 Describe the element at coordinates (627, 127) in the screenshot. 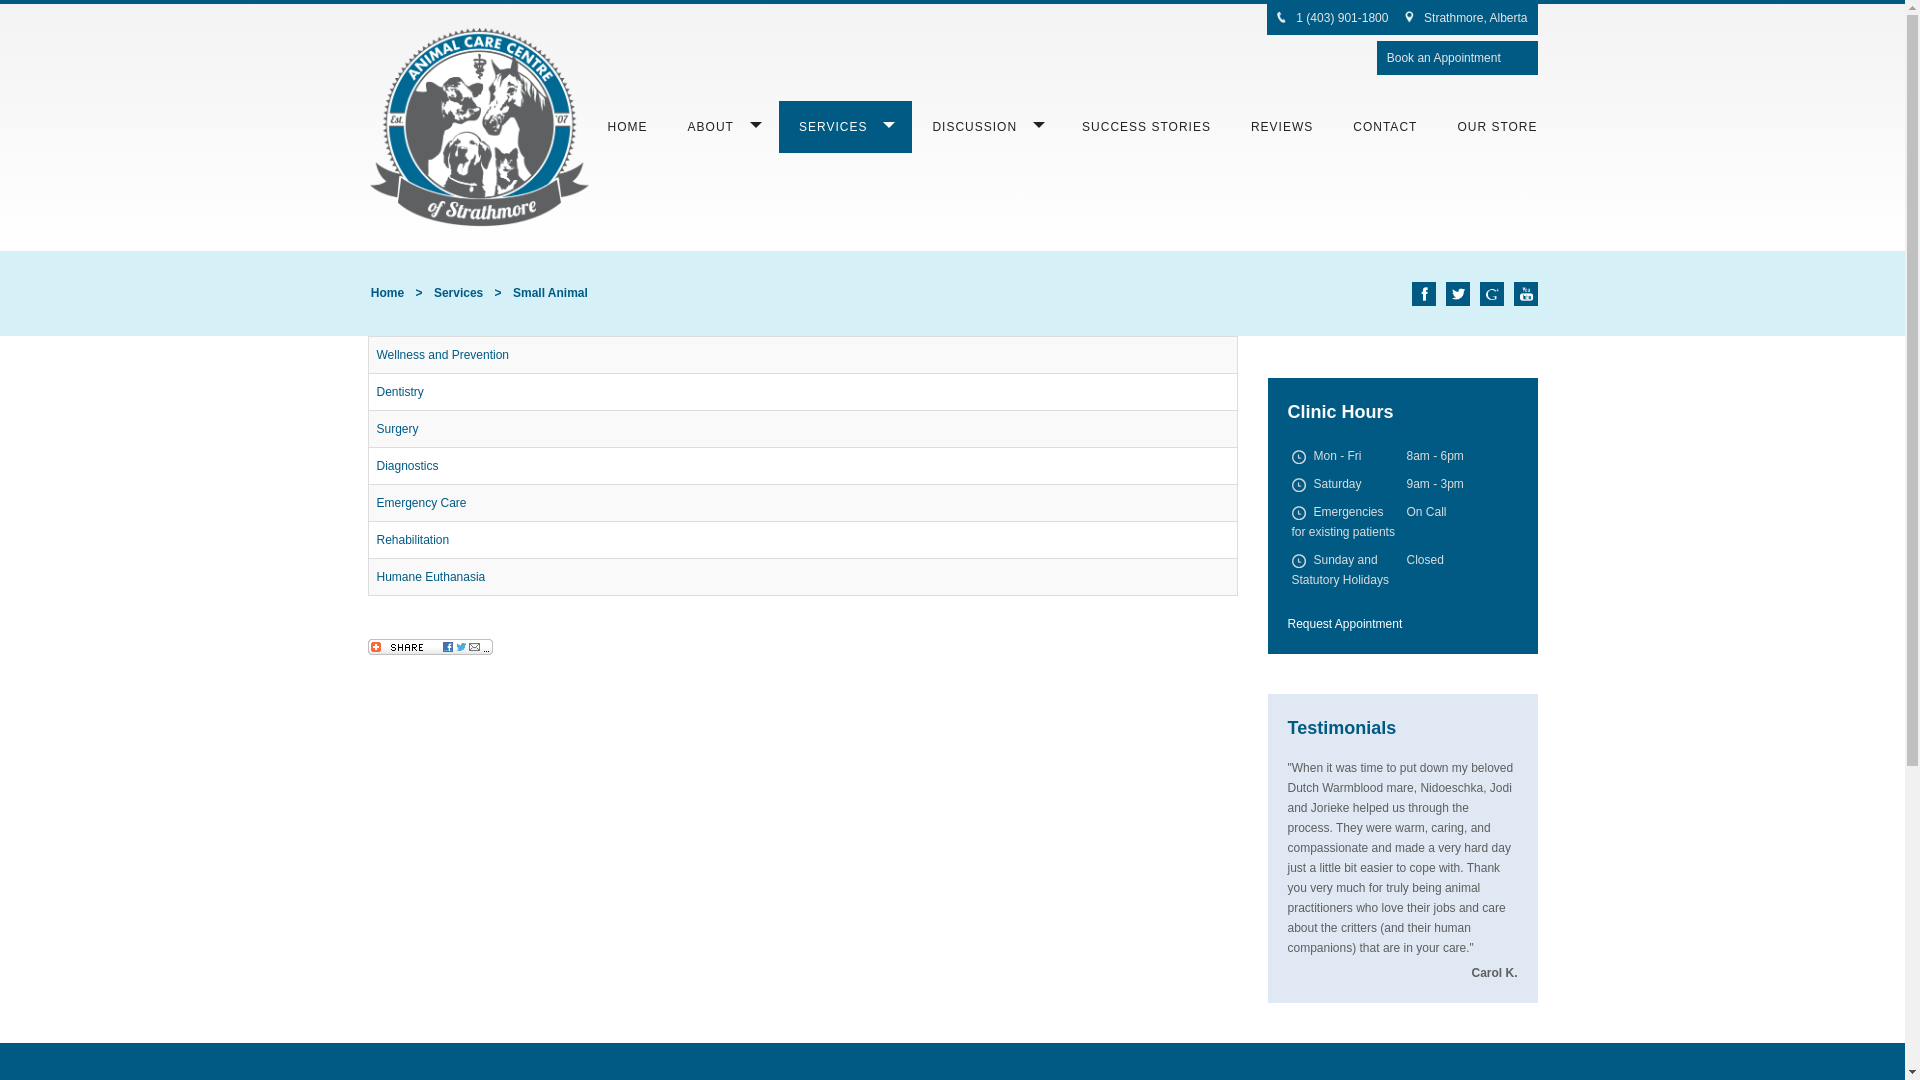

I see `'HOME'` at that location.